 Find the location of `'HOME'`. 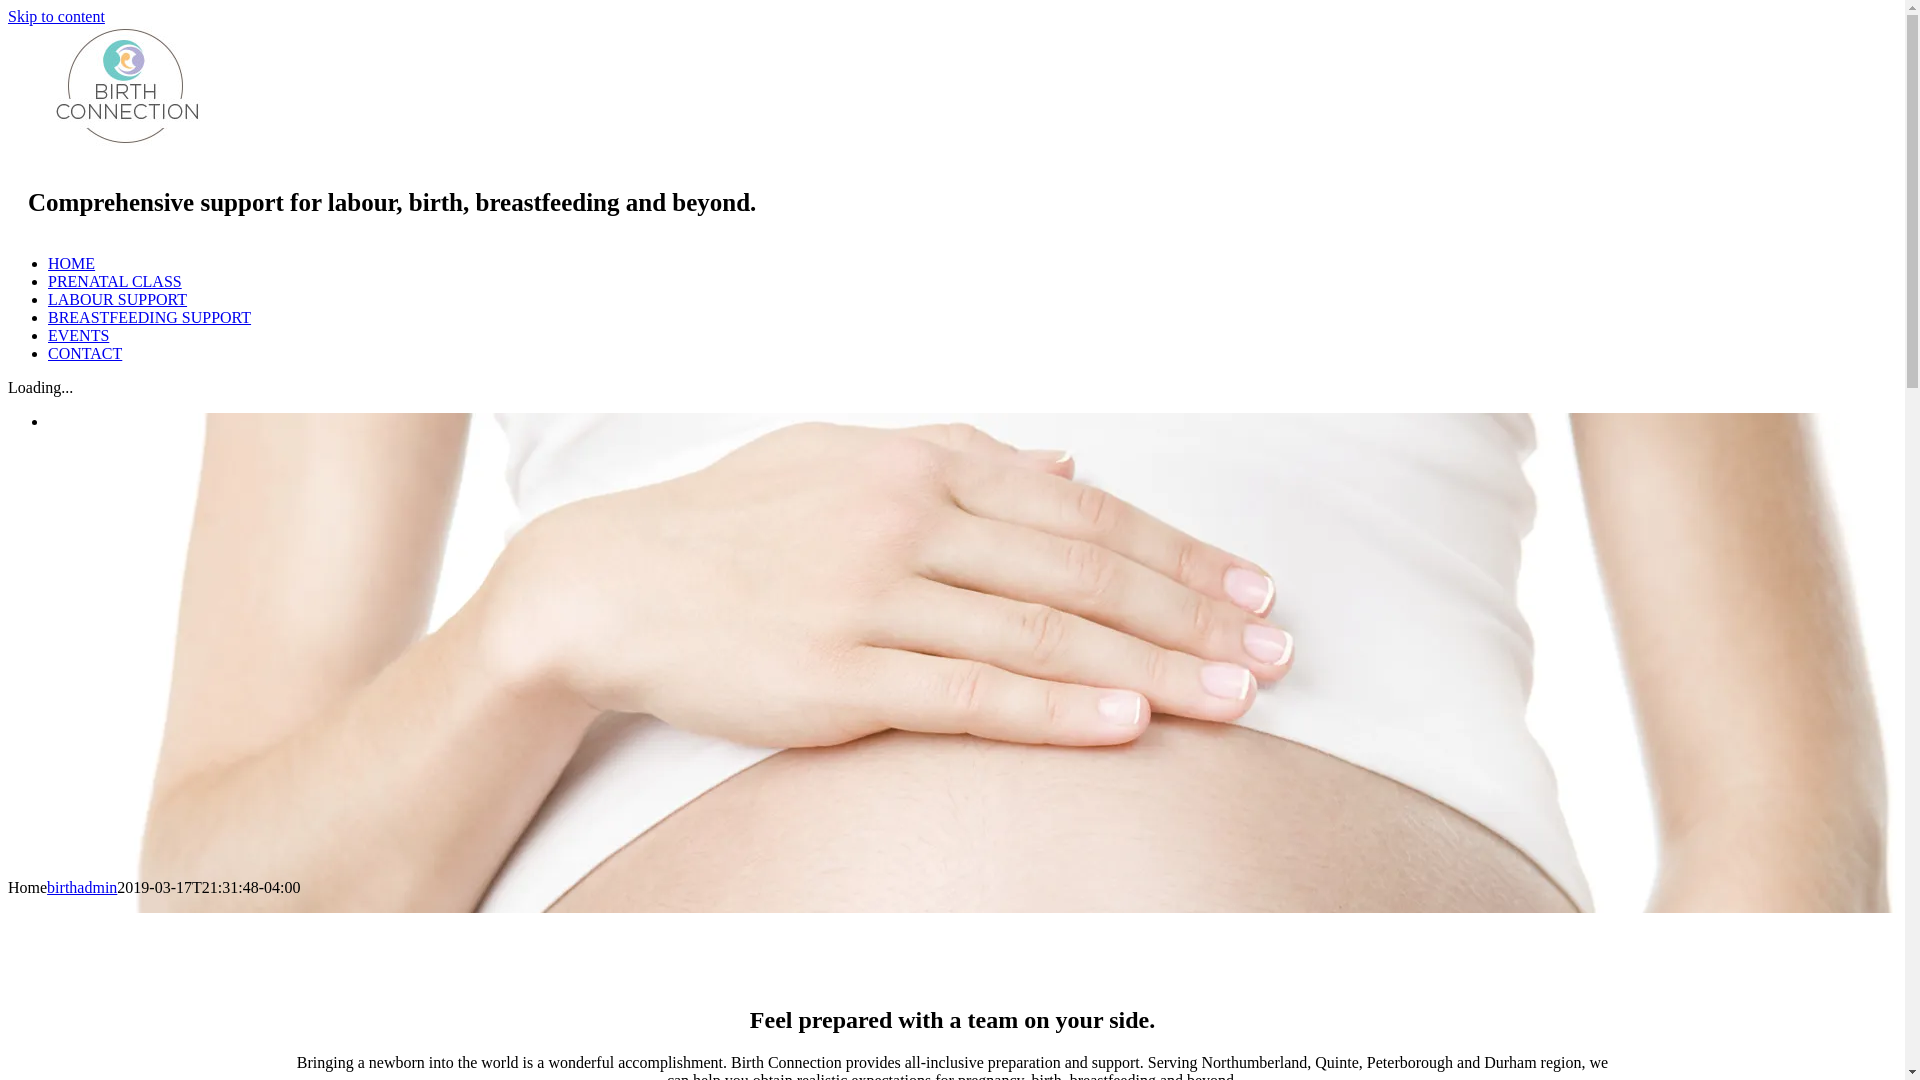

'HOME' is located at coordinates (71, 262).